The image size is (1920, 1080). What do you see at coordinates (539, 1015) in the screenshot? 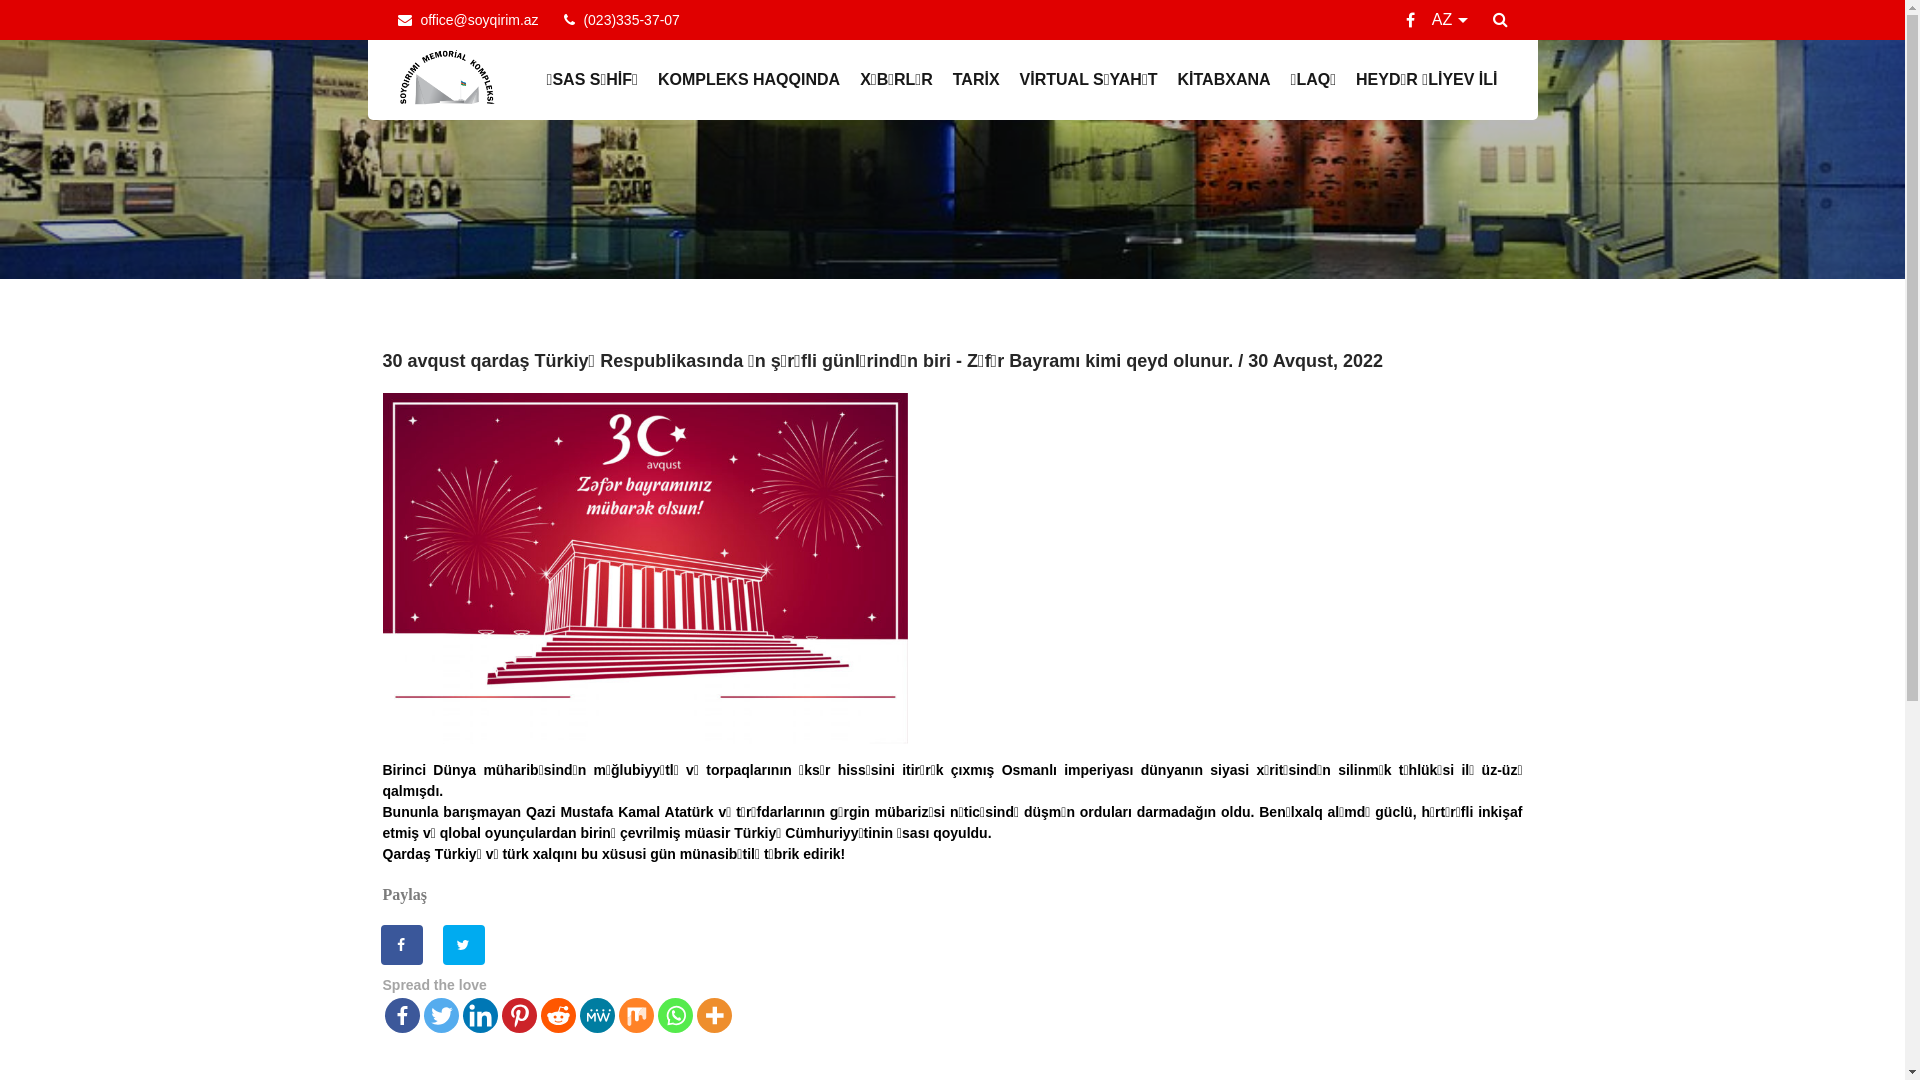
I see `'Reddit'` at bounding box center [539, 1015].